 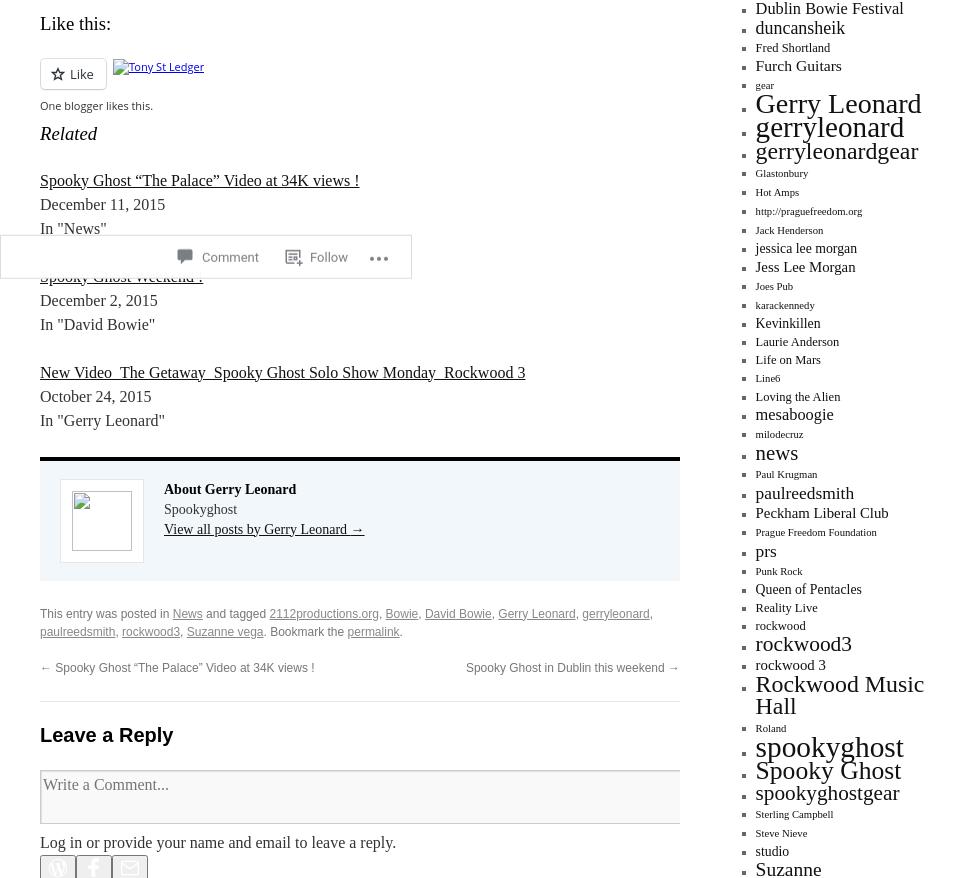 What do you see at coordinates (200, 508) in the screenshot?
I see `'Spookyghost'` at bounding box center [200, 508].